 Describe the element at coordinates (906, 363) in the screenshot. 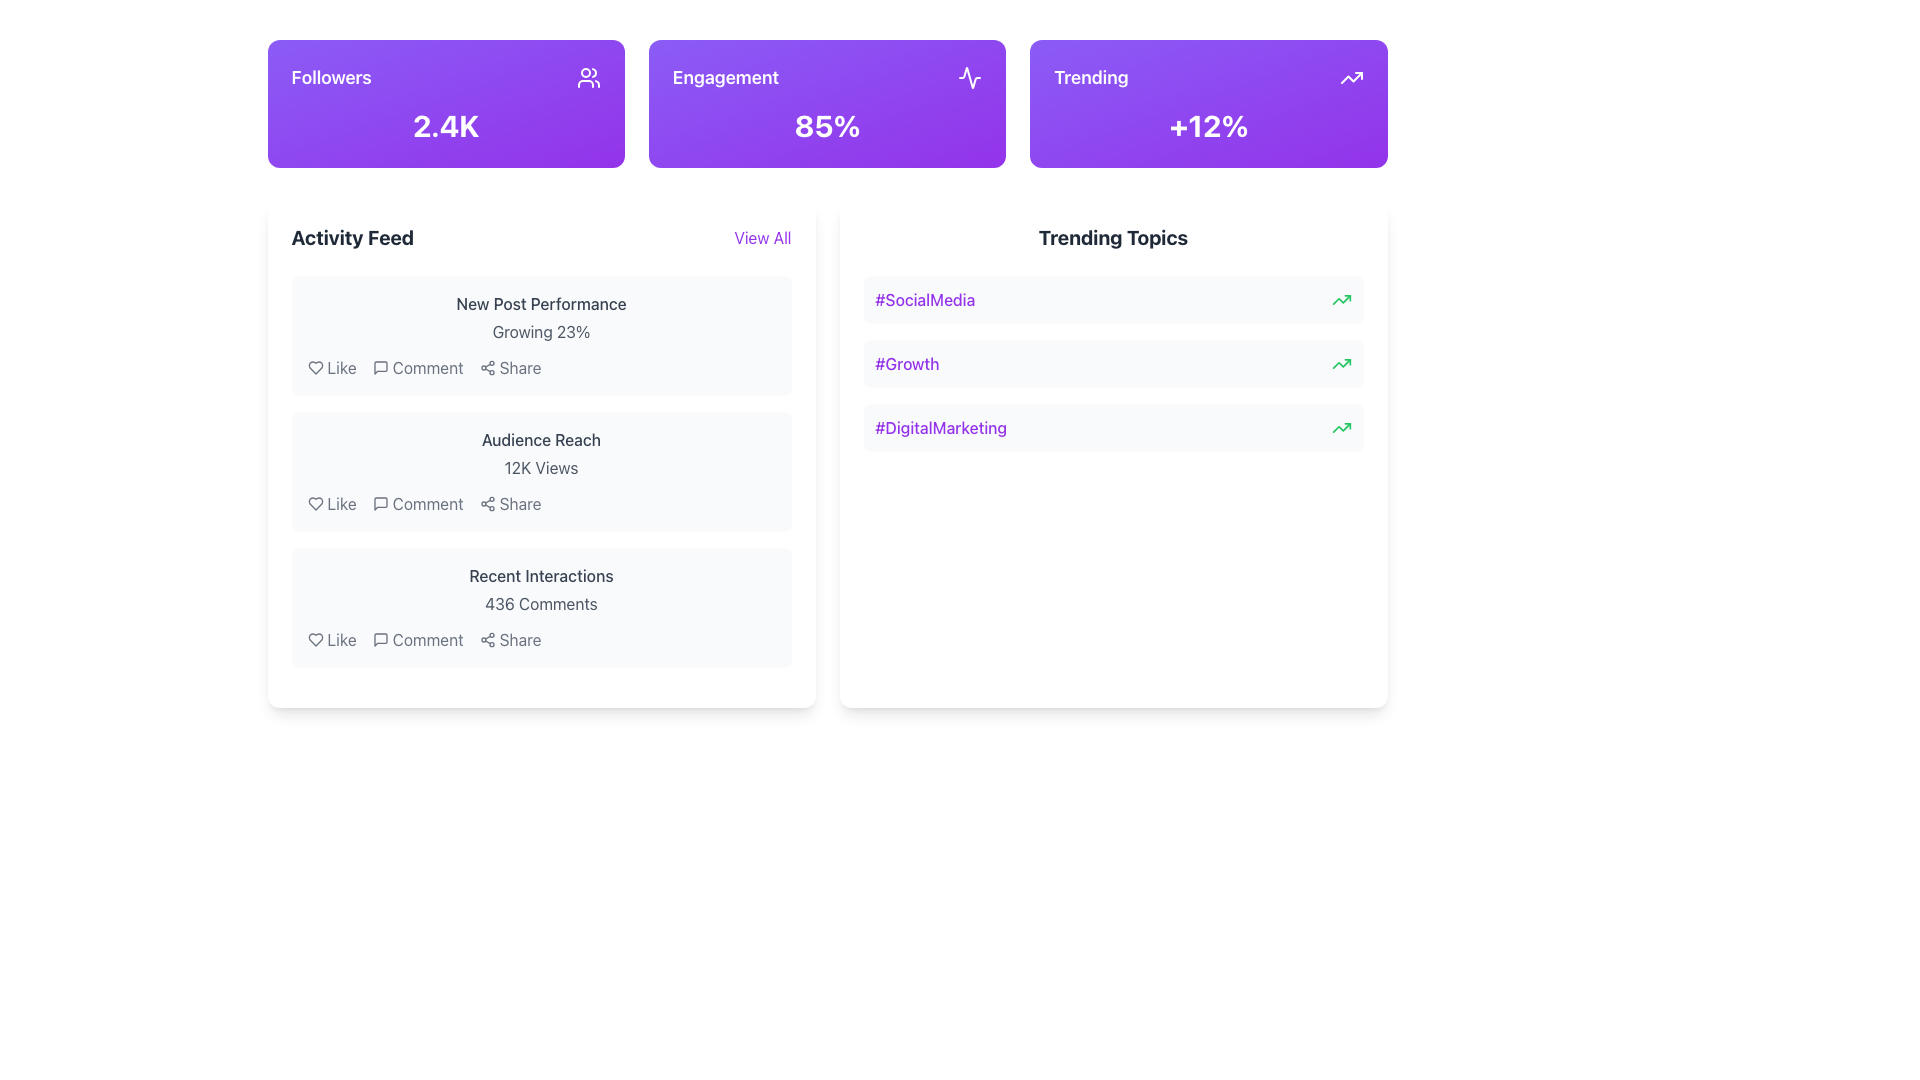

I see `the text label displaying '#Growth' which is the second hashtag in the 'Trending Topics' list` at that location.